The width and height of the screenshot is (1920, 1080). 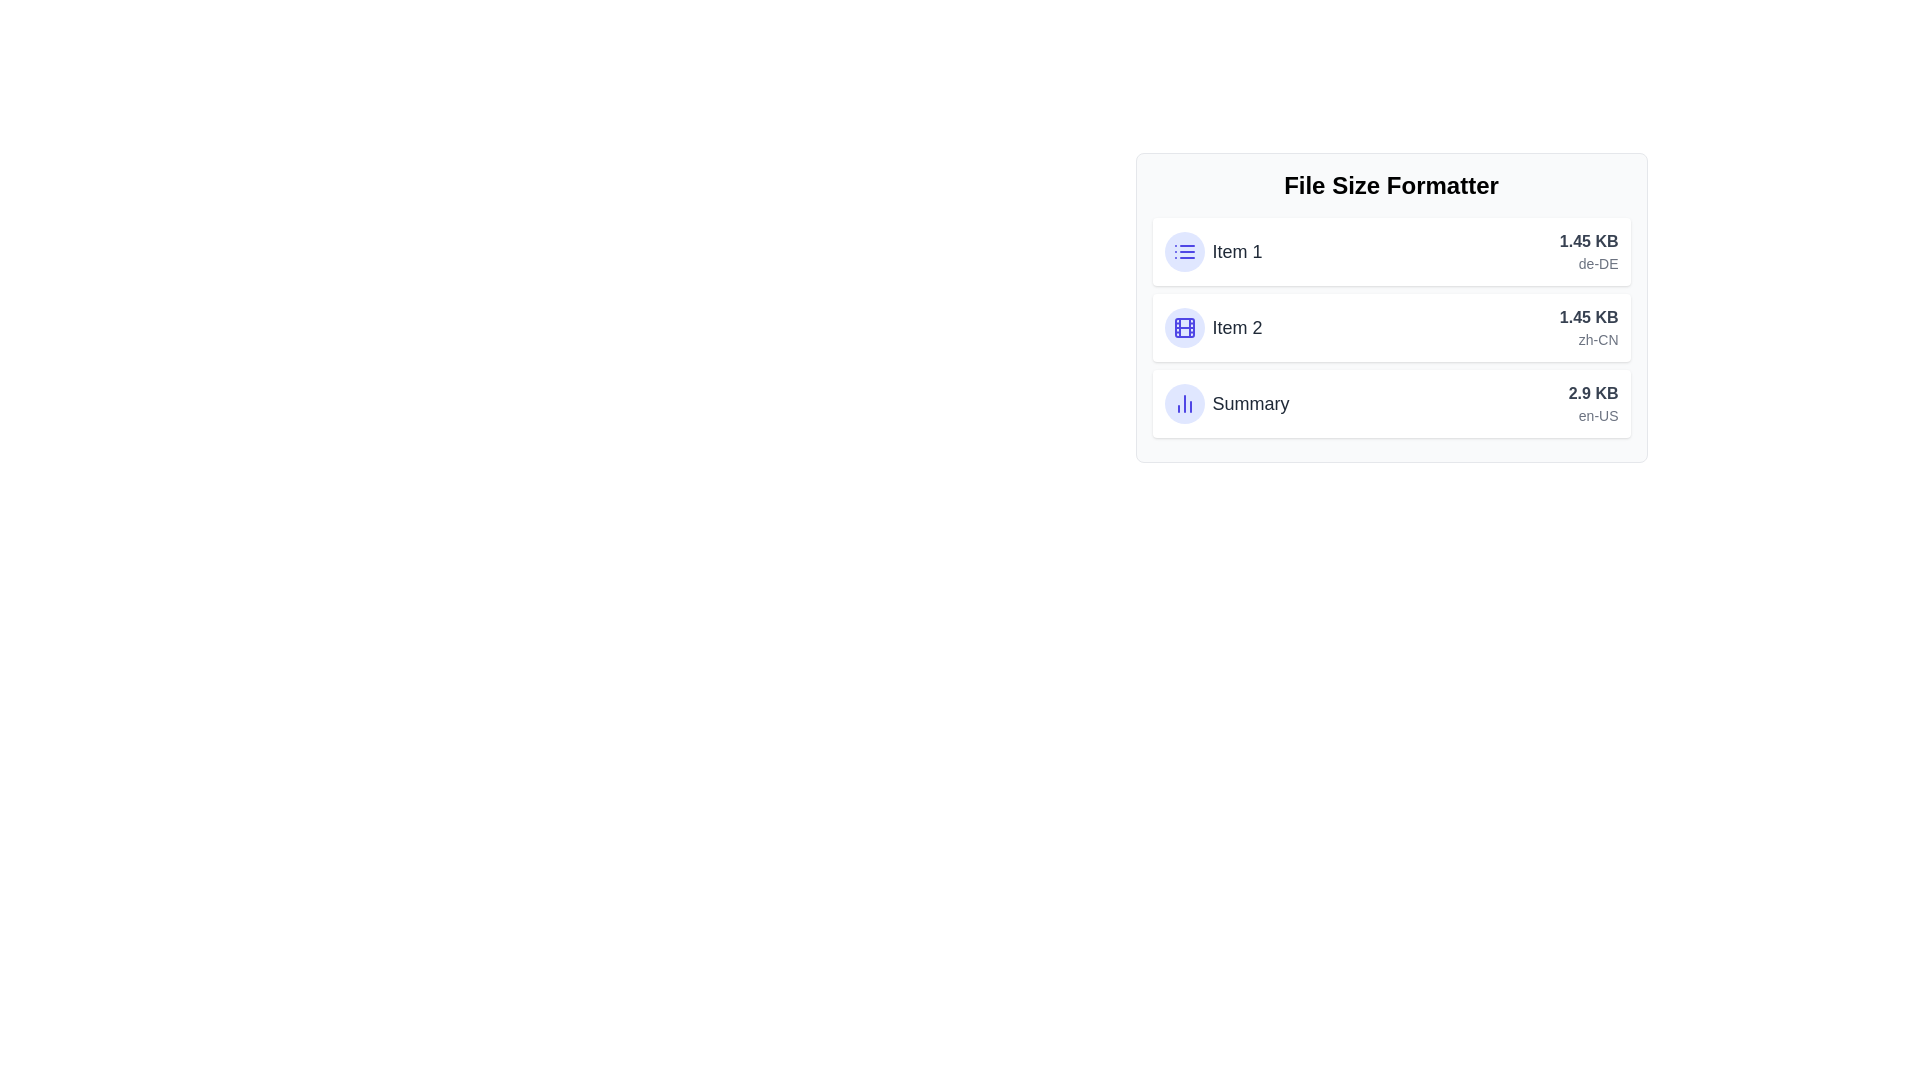 I want to click on the 'Summary' text label located in the right panel of the interface within the 'File Size Formatter' section, which is aligned to the right of a circular icon with a small bar chart illustration, so click(x=1250, y=404).